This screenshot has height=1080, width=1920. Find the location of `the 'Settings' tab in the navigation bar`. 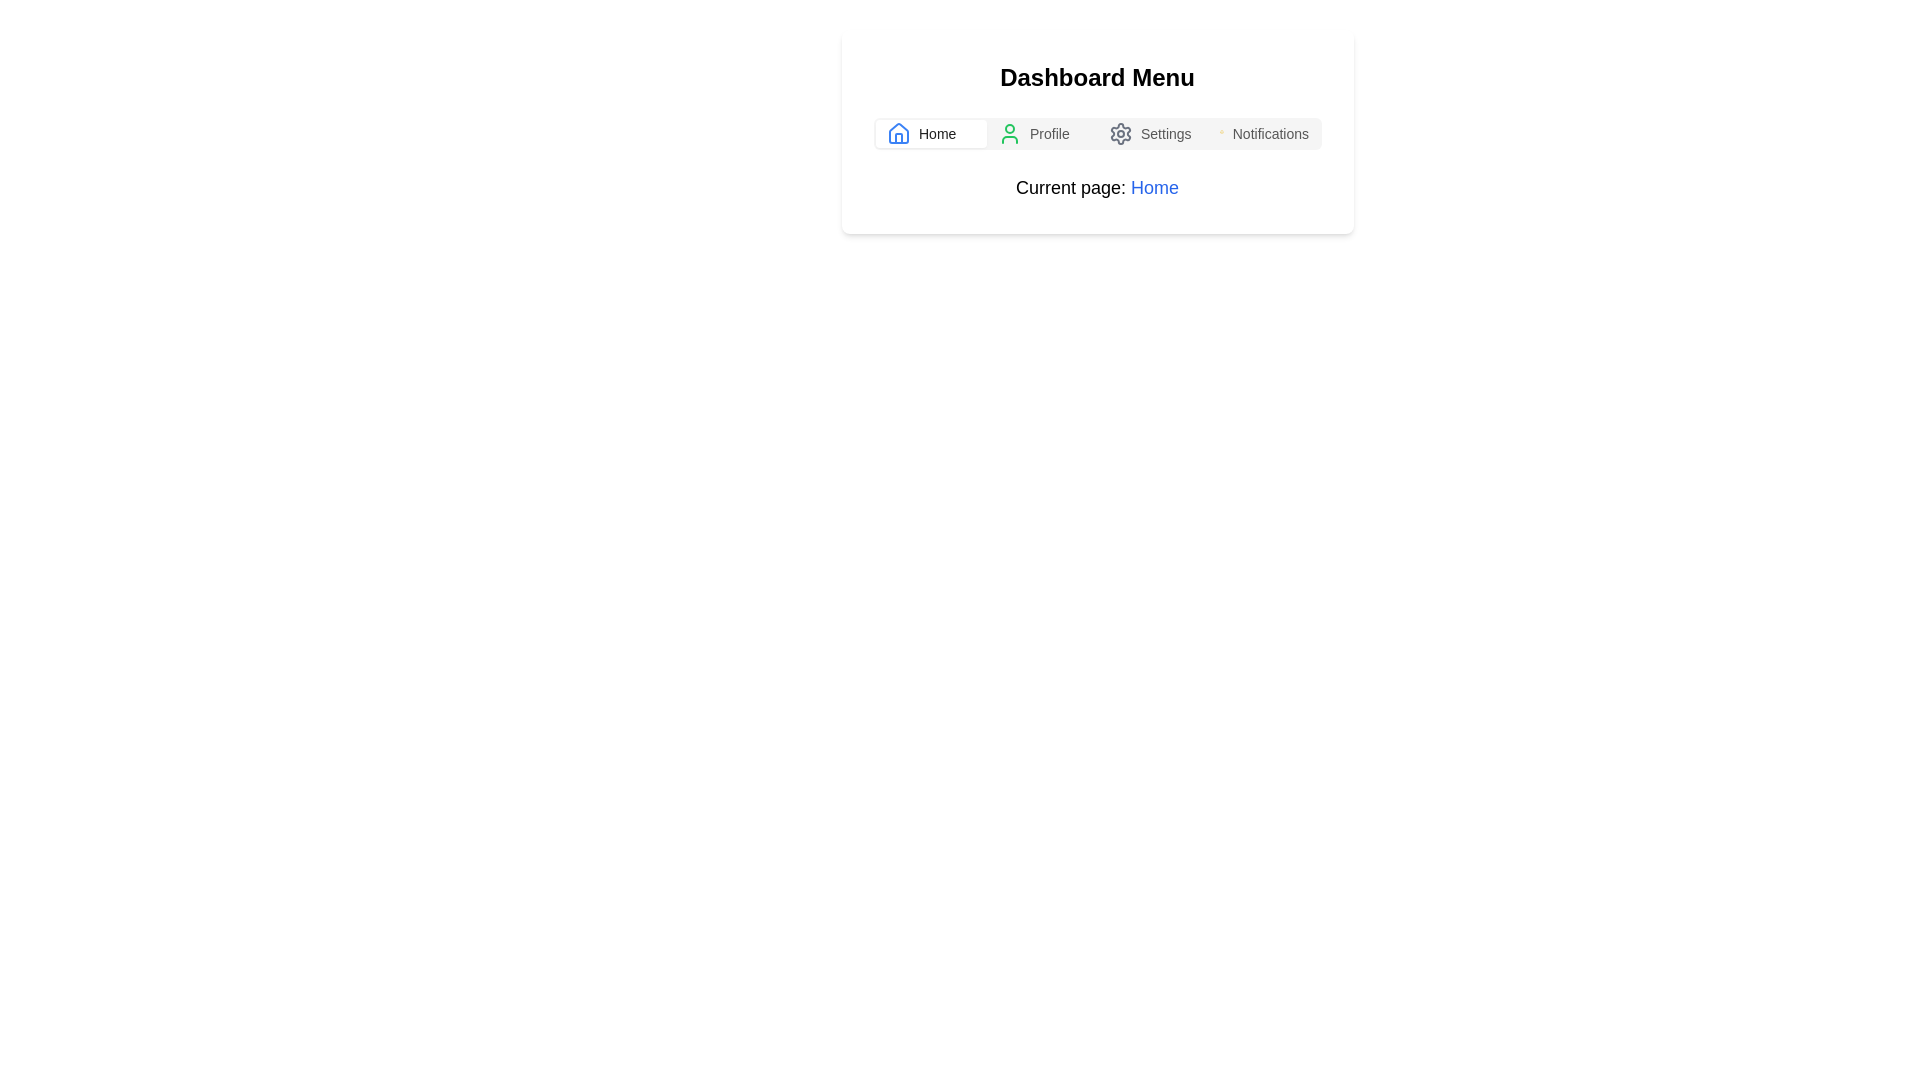

the 'Settings' tab in the navigation bar is located at coordinates (1152, 134).